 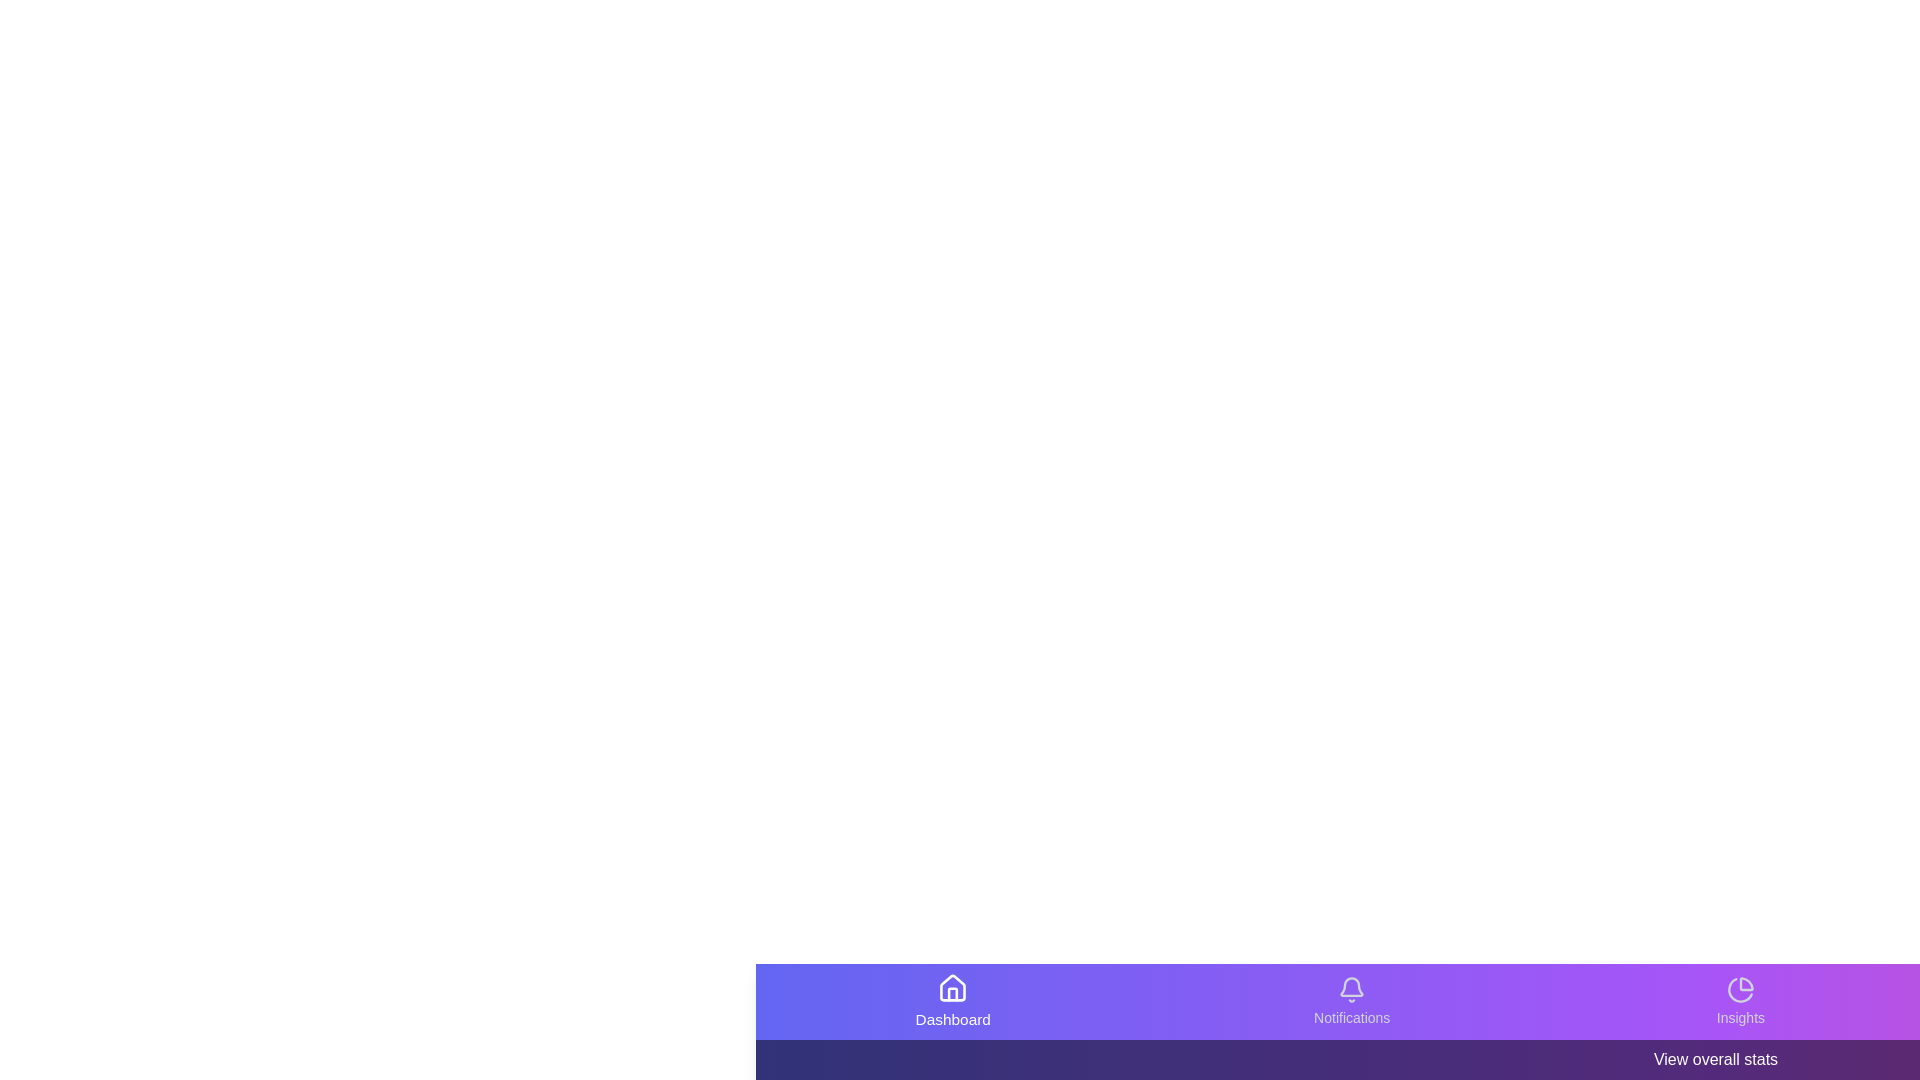 What do you see at coordinates (952, 1002) in the screenshot?
I see `the Dashboard icon in the bottom navigation bar` at bounding box center [952, 1002].